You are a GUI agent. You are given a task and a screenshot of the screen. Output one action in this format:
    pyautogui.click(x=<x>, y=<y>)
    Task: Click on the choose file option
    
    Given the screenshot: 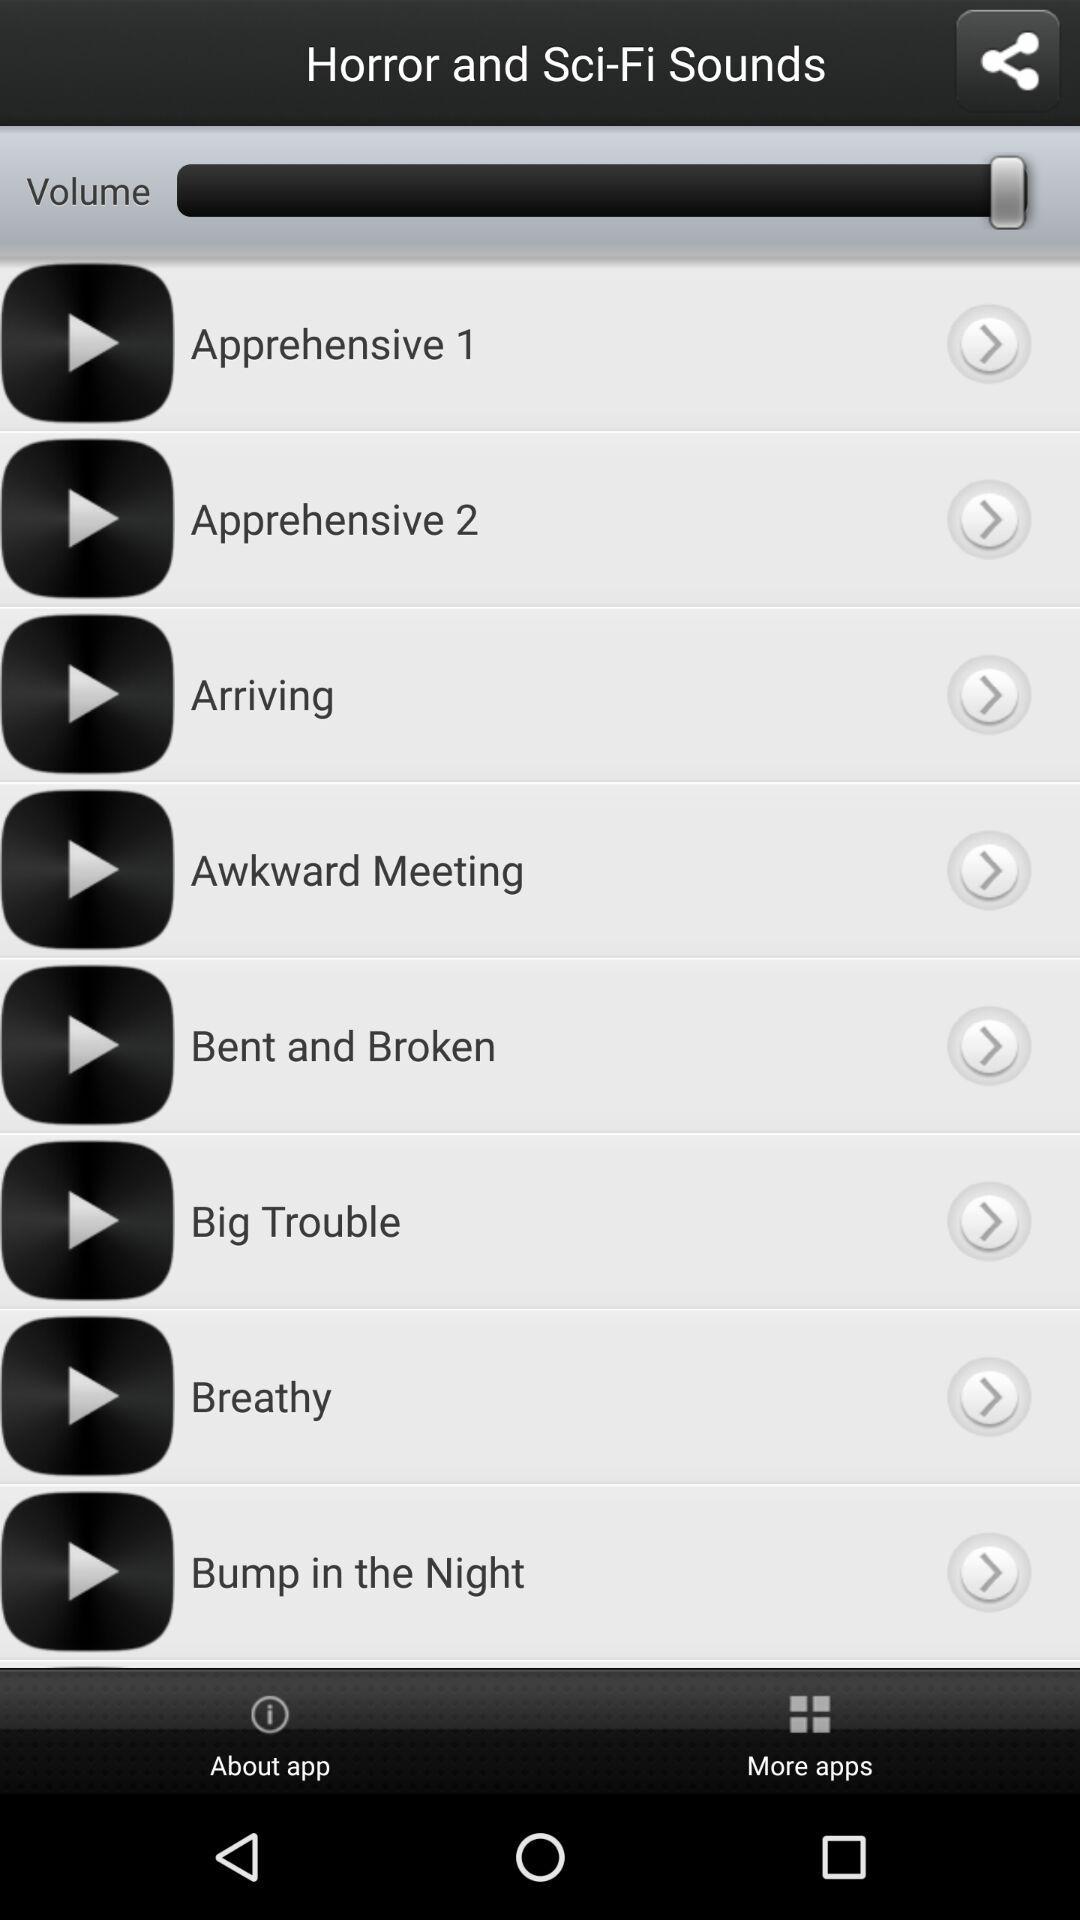 What is the action you would take?
    pyautogui.click(x=987, y=869)
    